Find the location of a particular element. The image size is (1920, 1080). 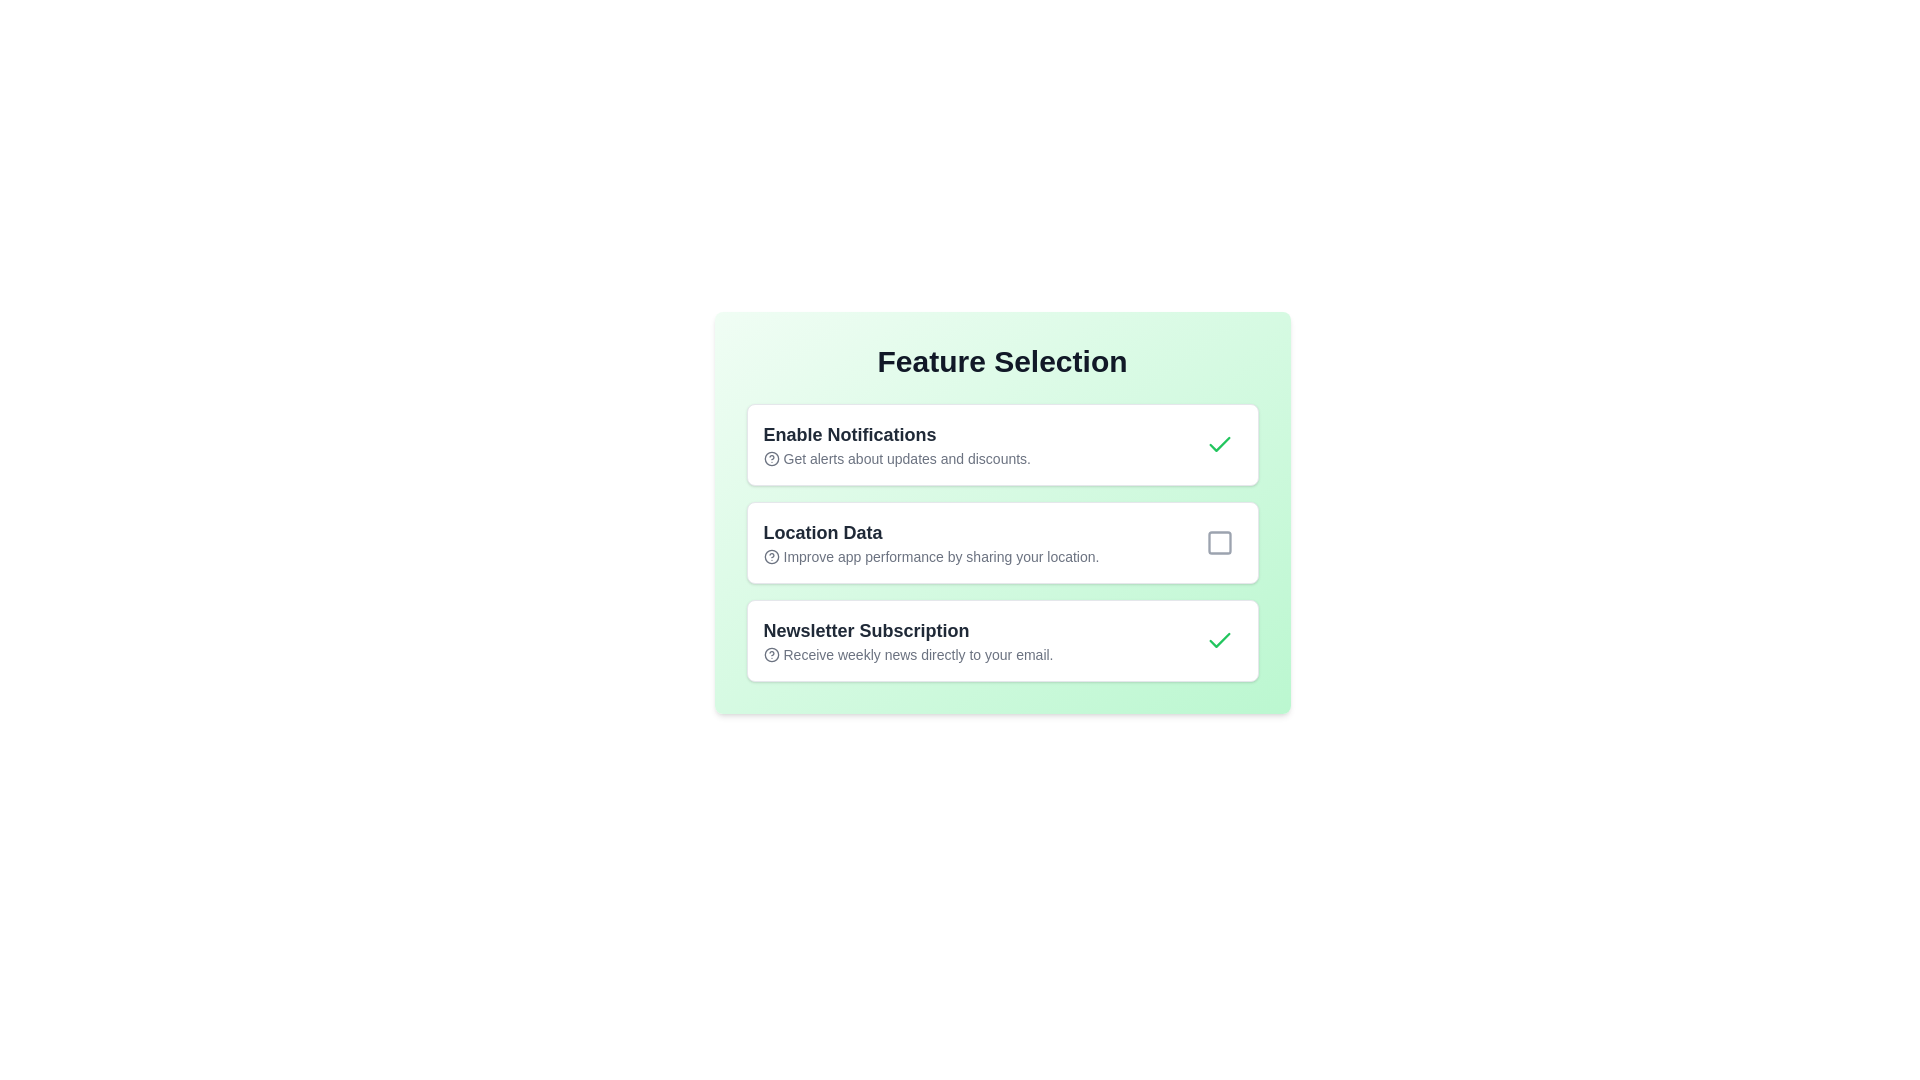

the icon located in the second row under 'Feature Selection', to the left of 'Location Data' is located at coordinates (770, 556).